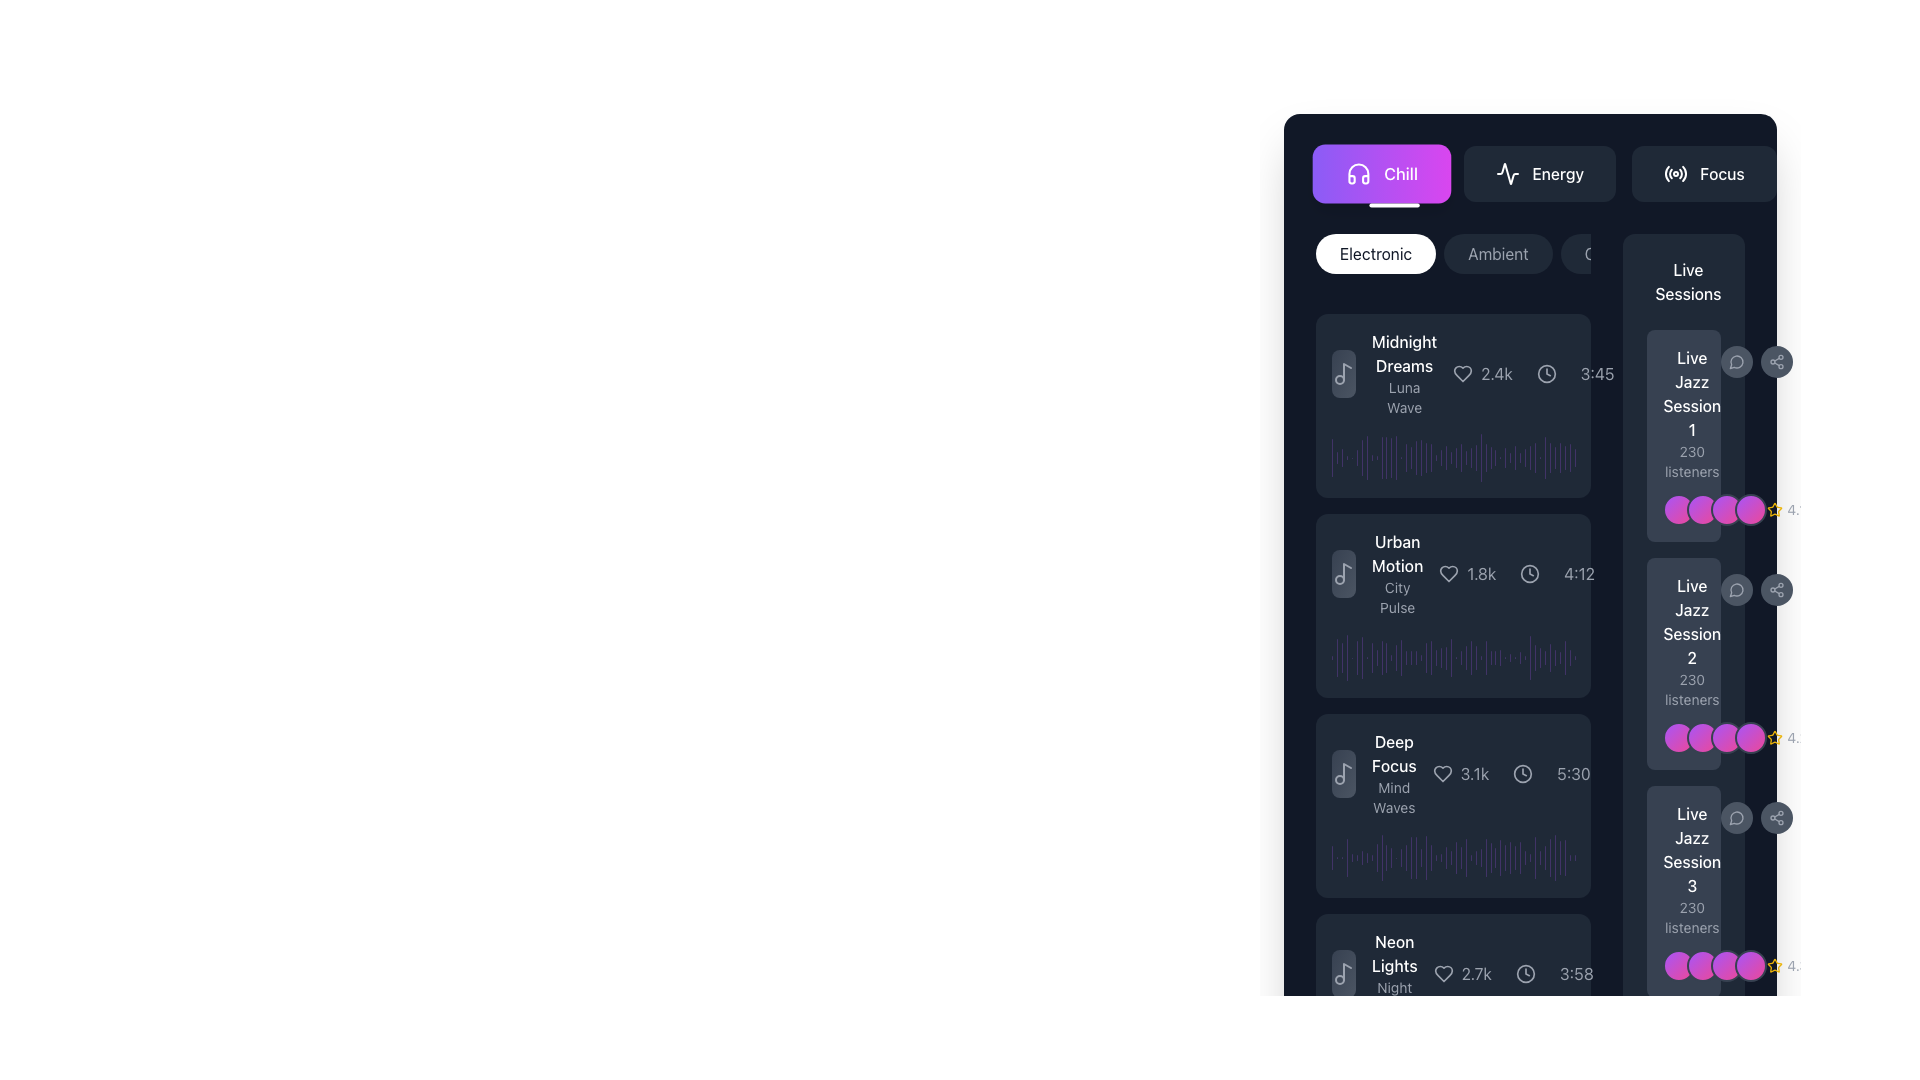 Image resolution: width=1920 pixels, height=1080 pixels. Describe the element at coordinates (1344, 773) in the screenshot. I see `the minimalistic light gray music note icon located to the left of the 'Deep Focus' audio track information` at that location.